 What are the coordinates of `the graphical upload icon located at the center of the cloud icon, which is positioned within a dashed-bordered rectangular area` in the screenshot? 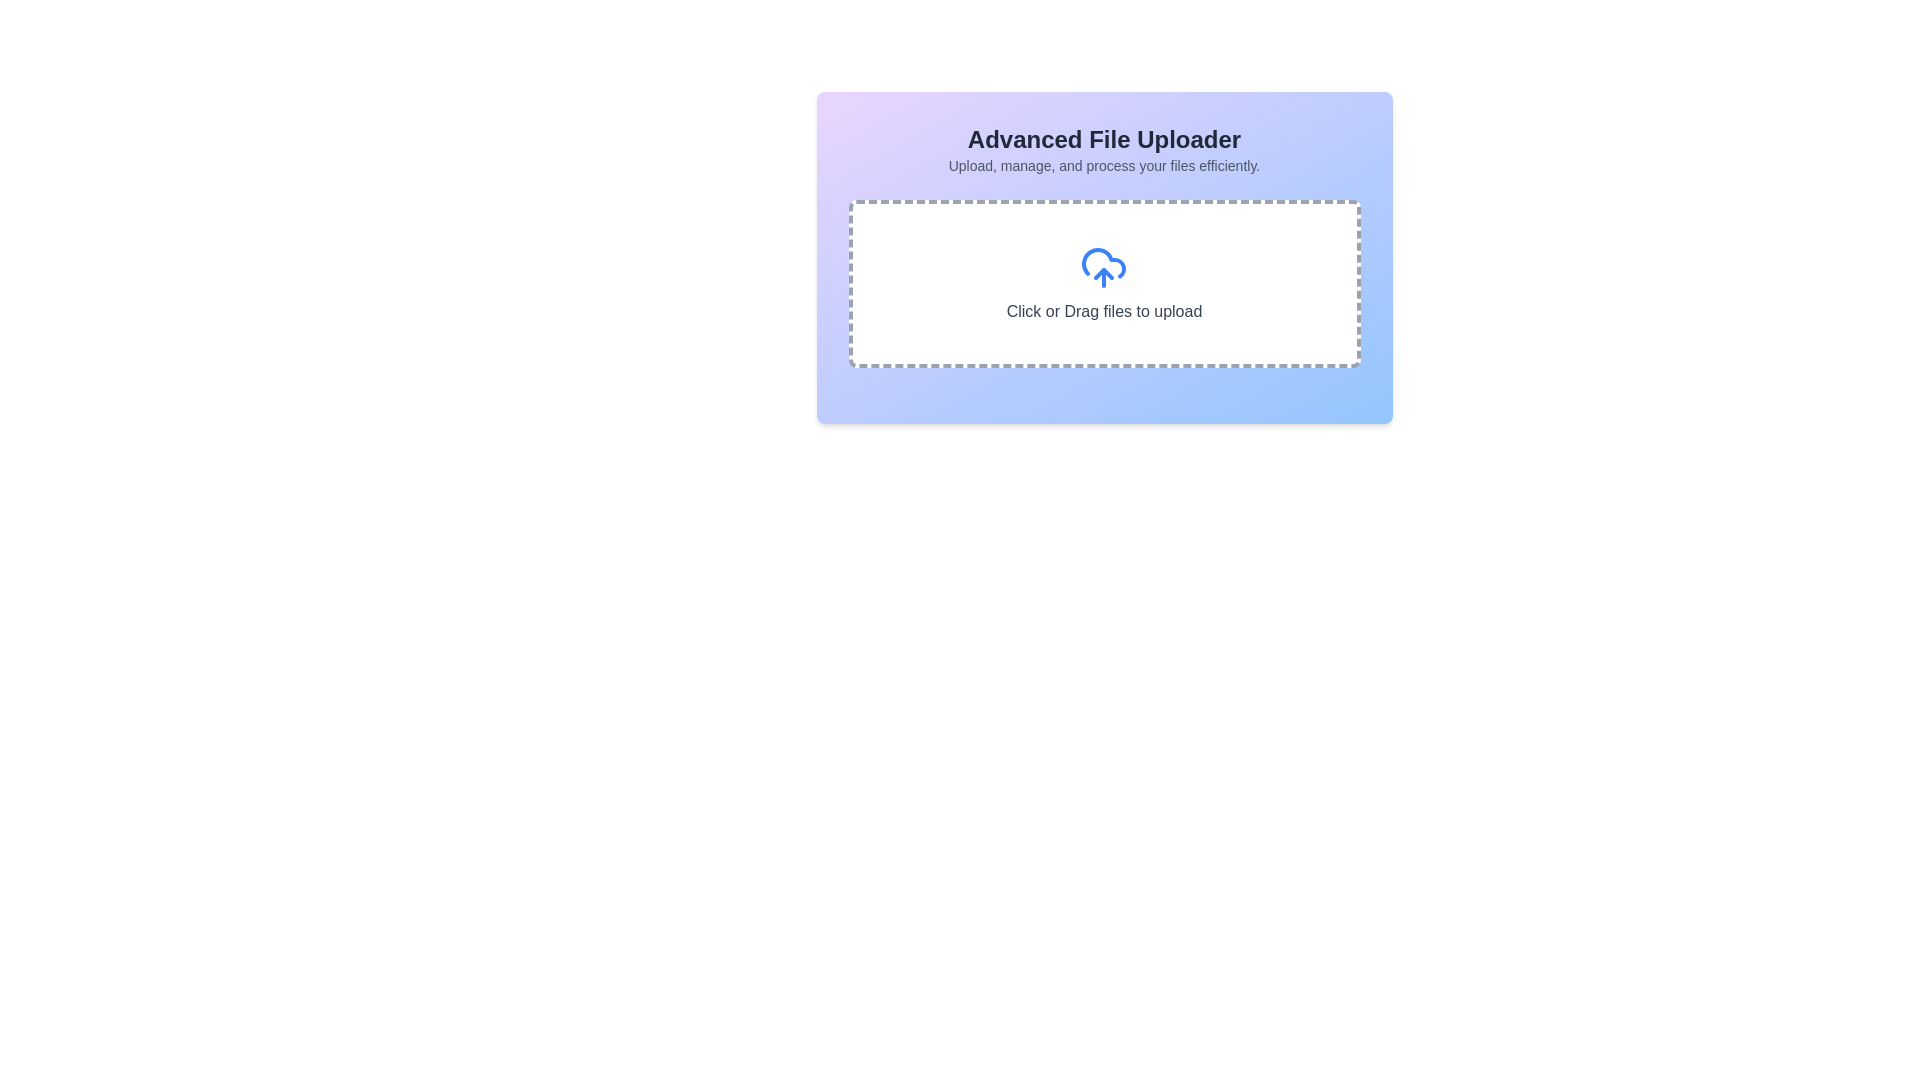 It's located at (1103, 273).